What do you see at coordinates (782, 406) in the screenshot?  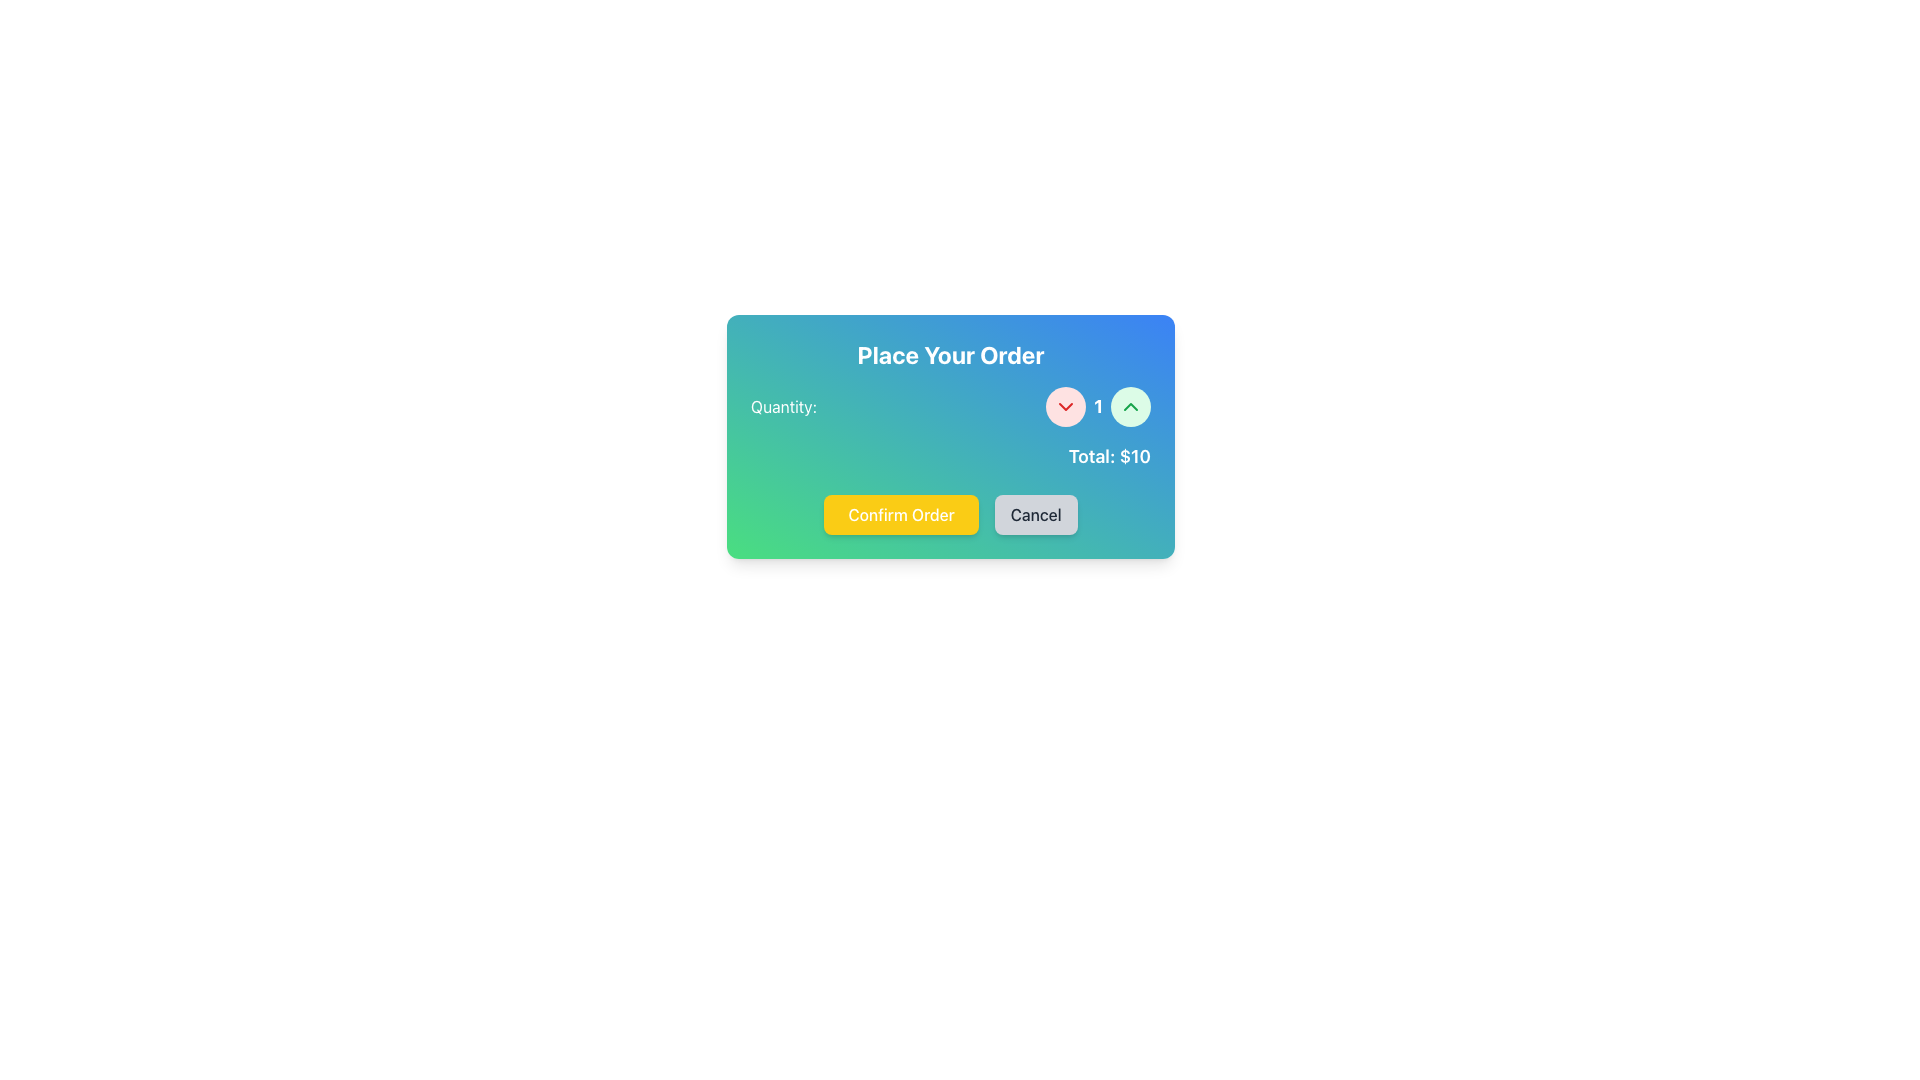 I see `the Text Label that describes the quantity indication and adjustment section, located in the modal dialog interface` at bounding box center [782, 406].